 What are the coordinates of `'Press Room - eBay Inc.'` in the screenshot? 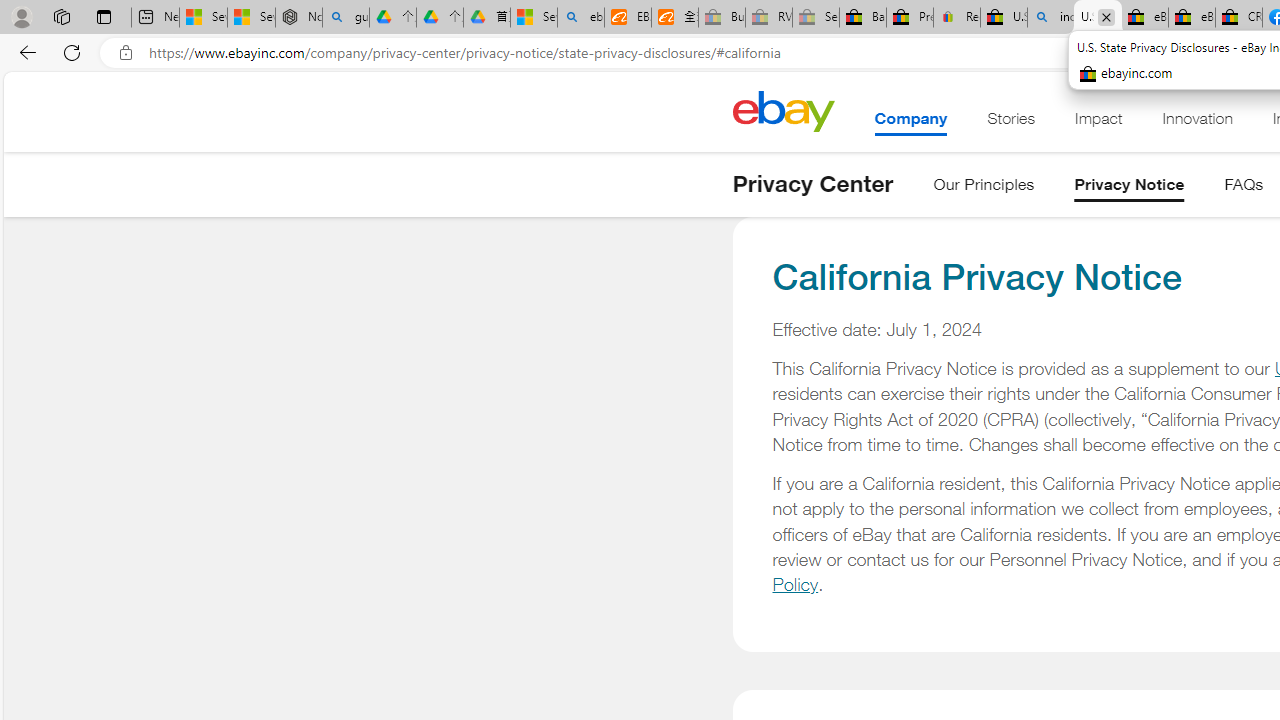 It's located at (909, 17).